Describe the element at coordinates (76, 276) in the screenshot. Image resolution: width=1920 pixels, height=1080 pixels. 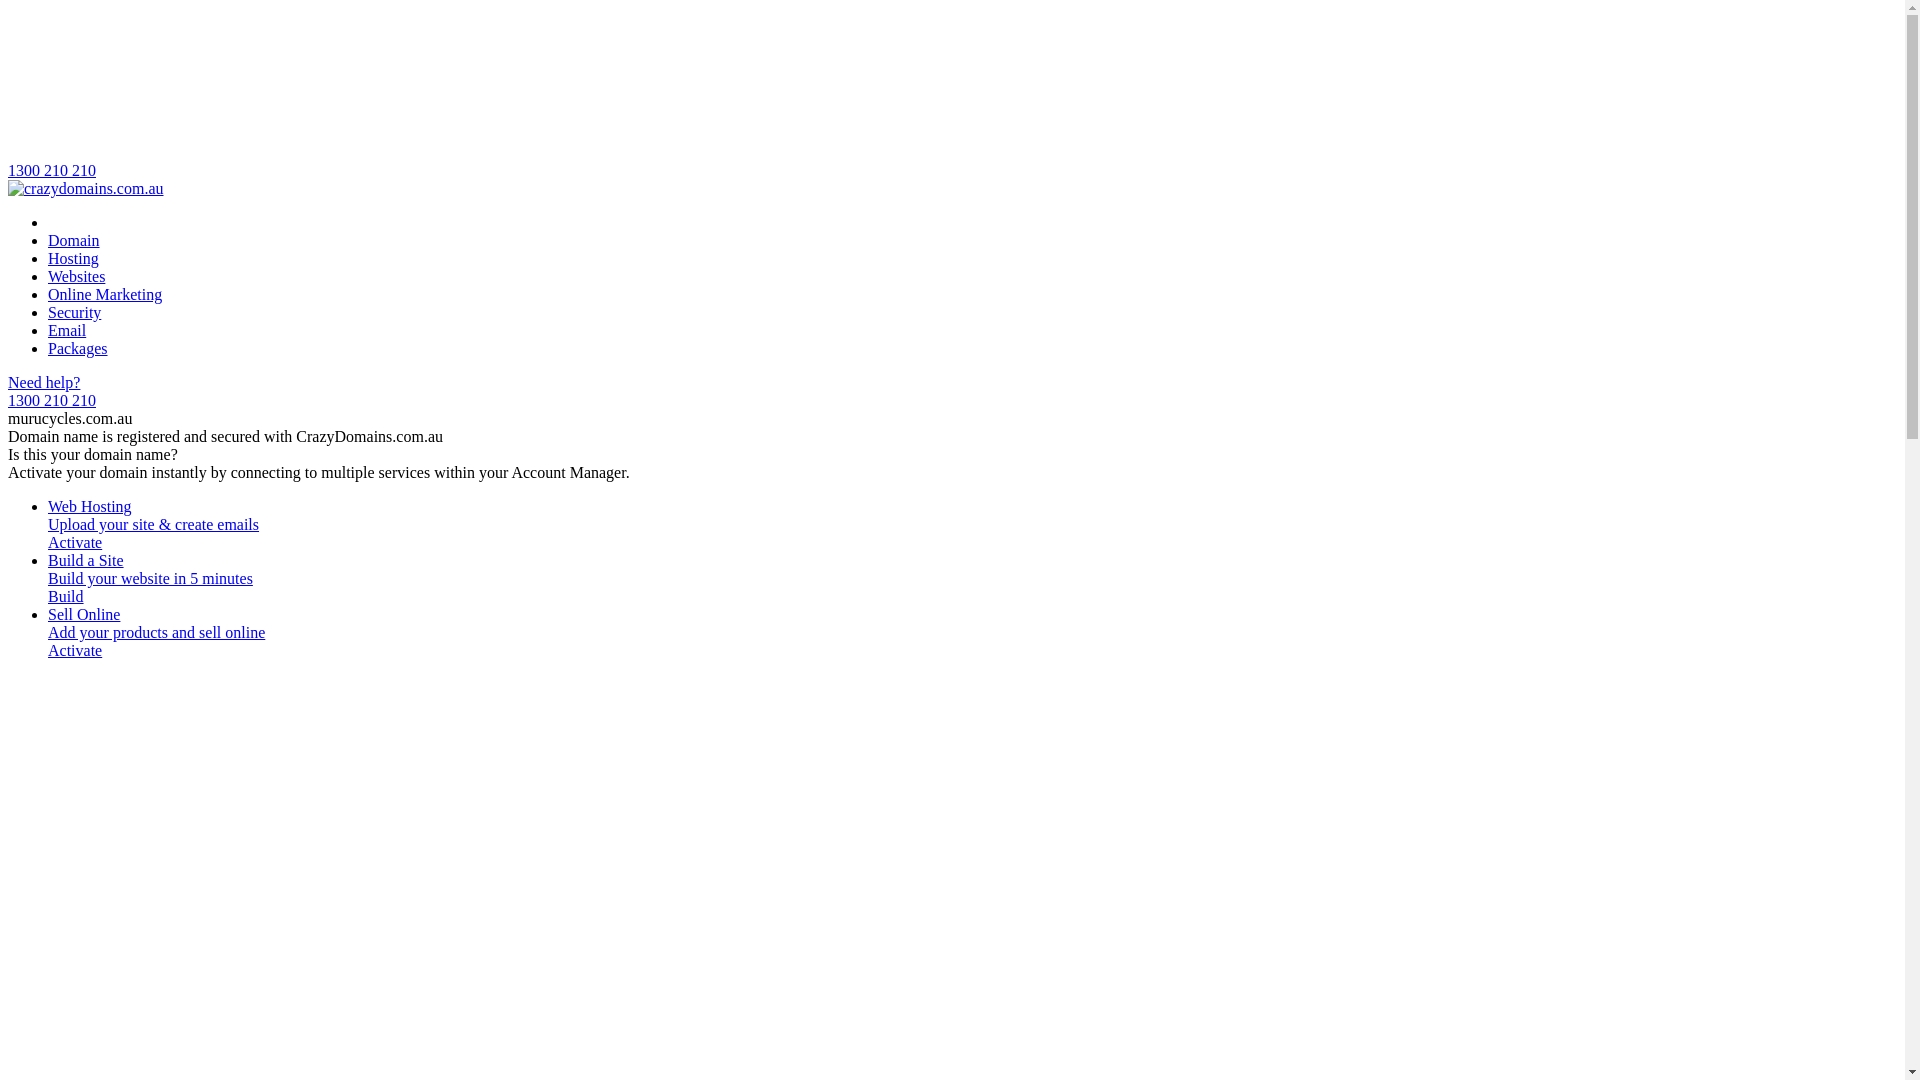
I see `'Websites'` at that location.